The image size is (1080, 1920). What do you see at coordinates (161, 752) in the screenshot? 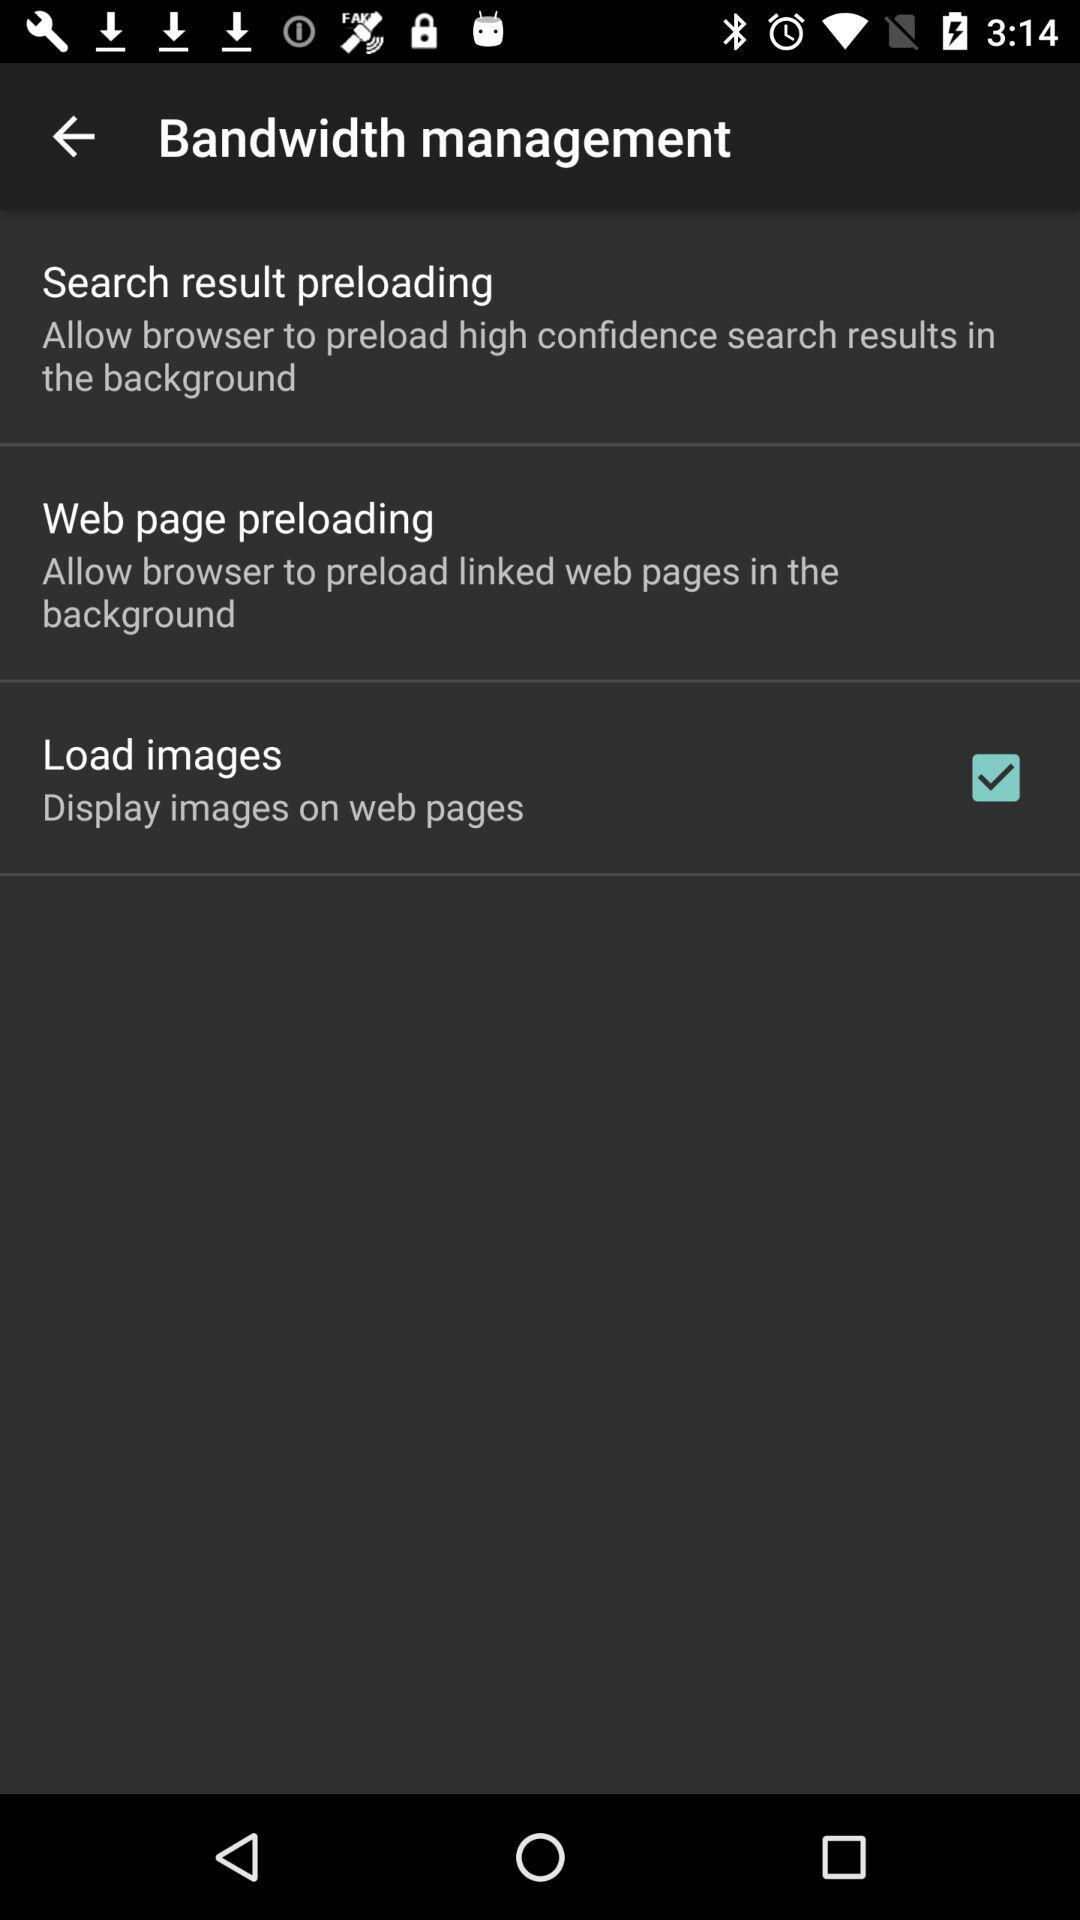
I see `the load images` at bounding box center [161, 752].